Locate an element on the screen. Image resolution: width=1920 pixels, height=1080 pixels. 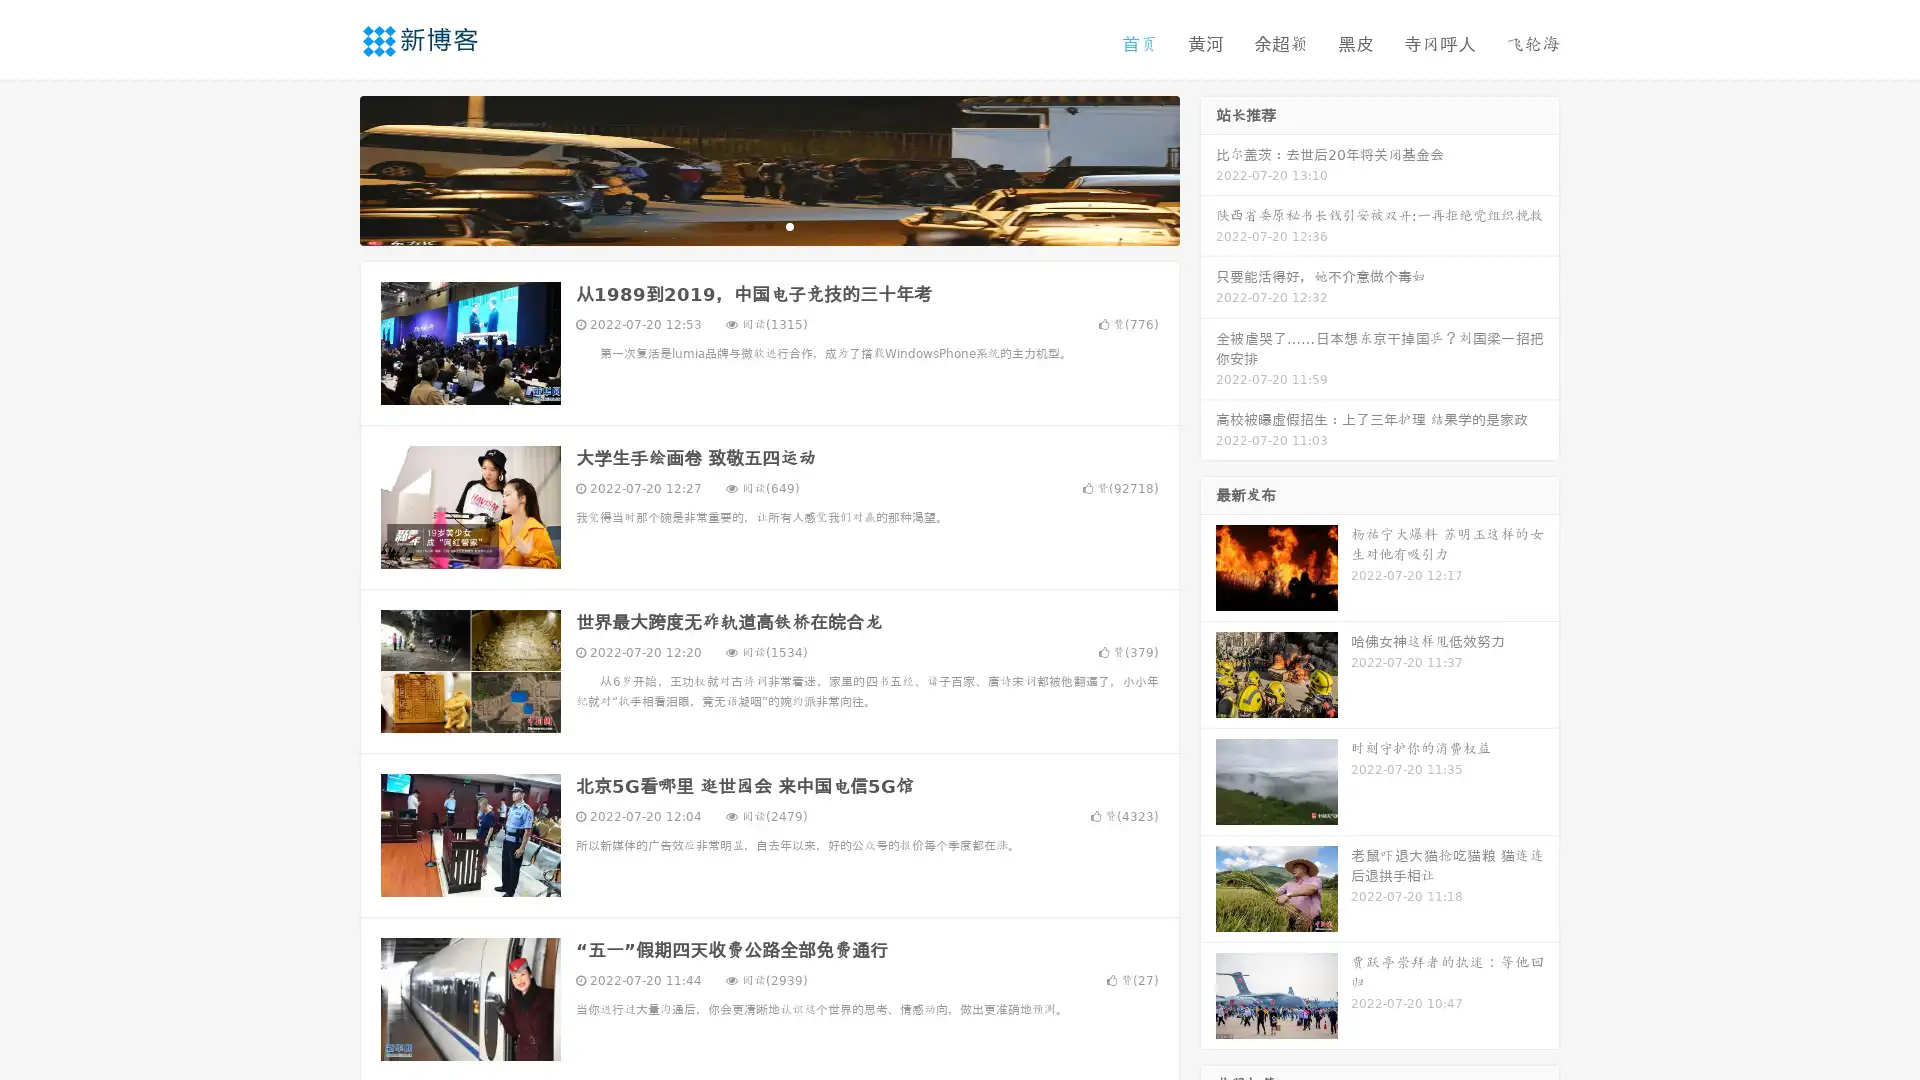
Go to slide 3 is located at coordinates (789, 225).